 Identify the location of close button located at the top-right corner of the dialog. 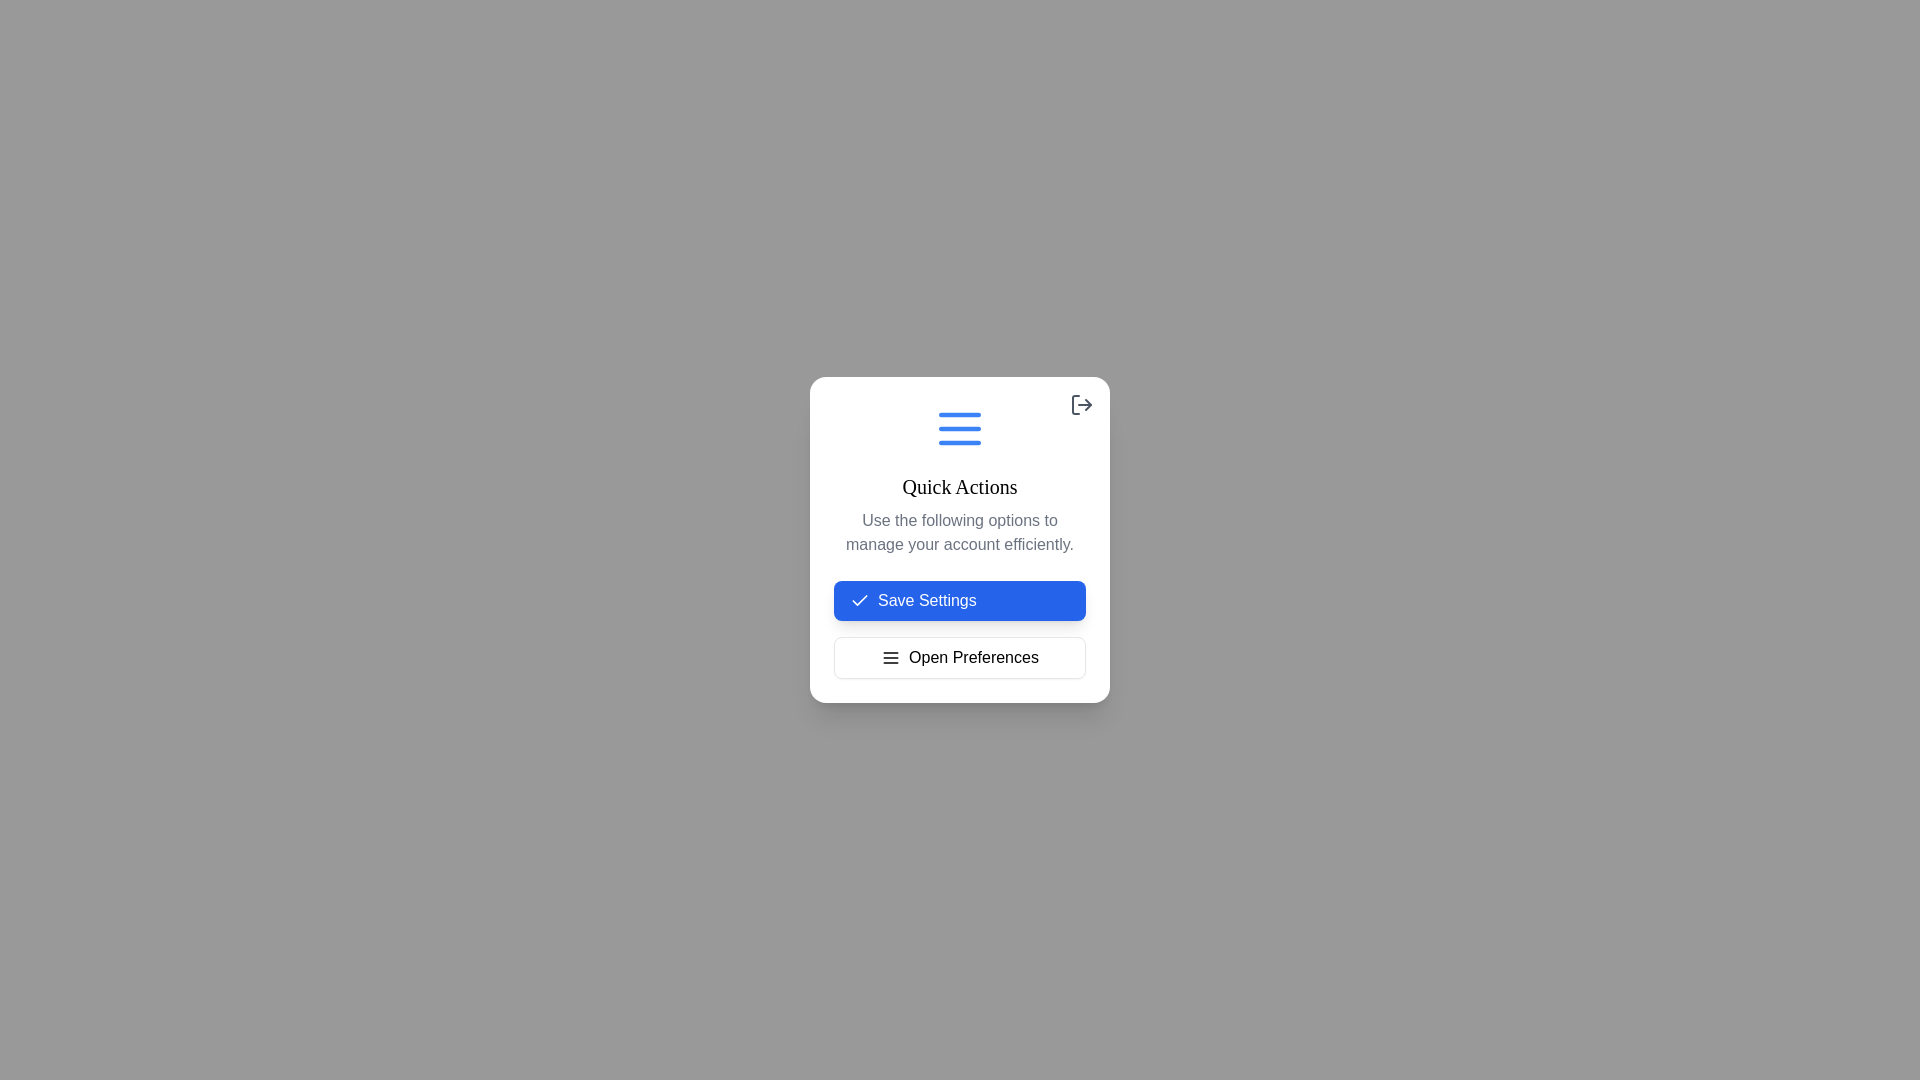
(1080, 405).